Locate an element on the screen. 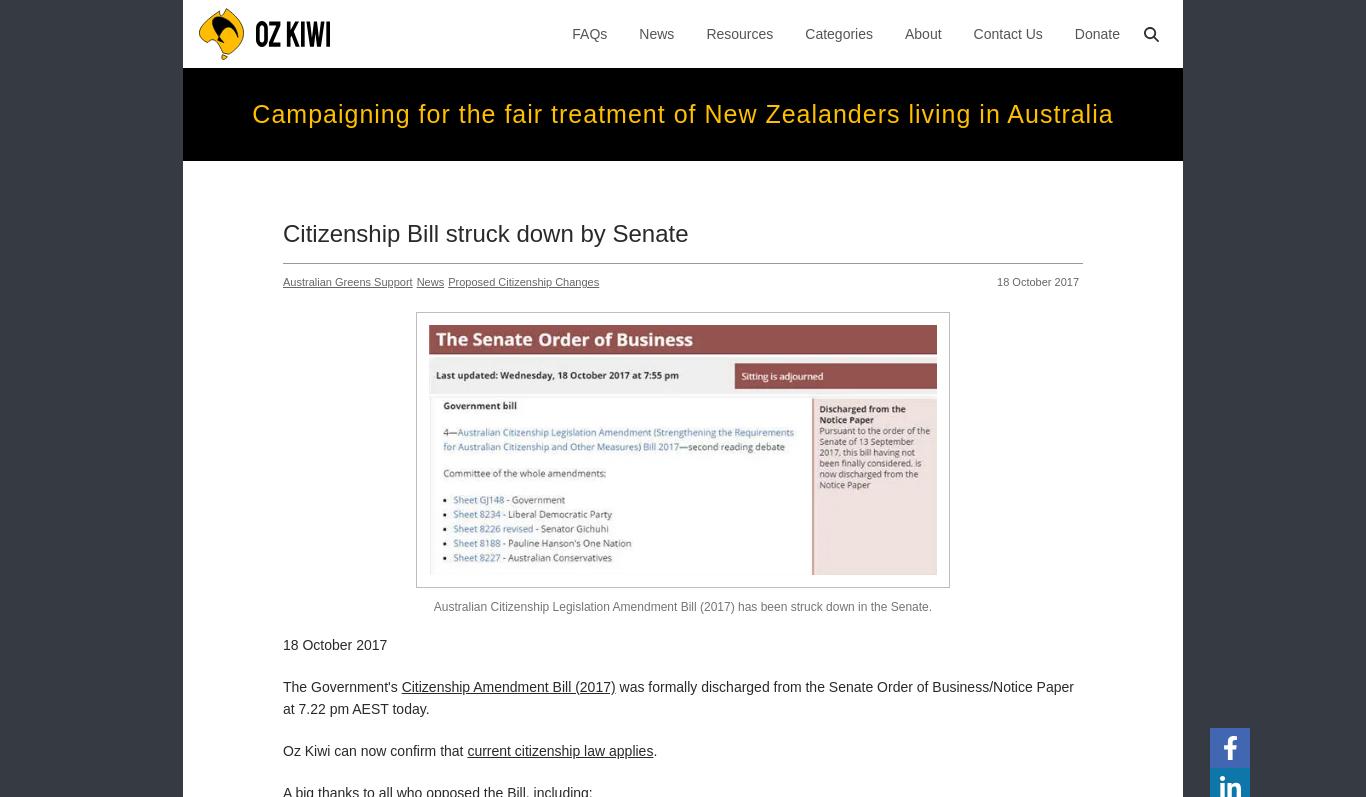  'About' is located at coordinates (903, 34).